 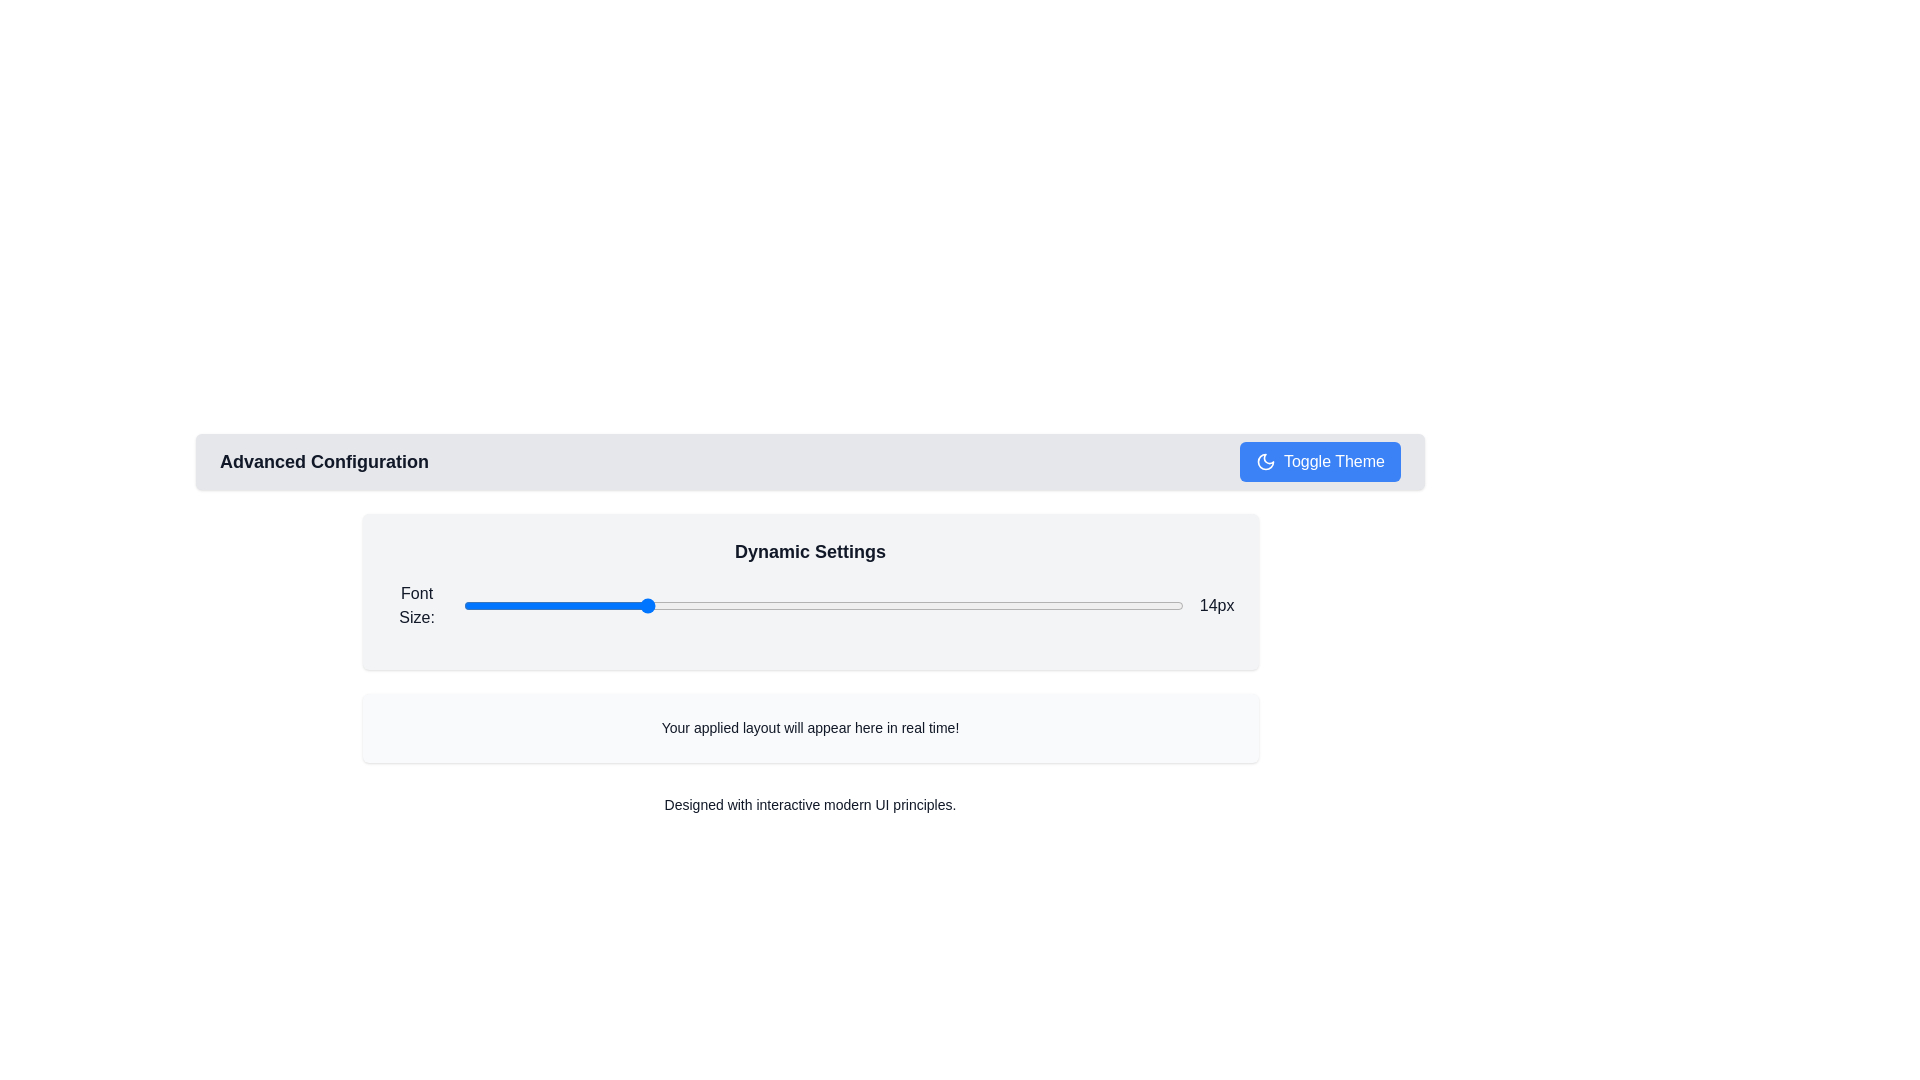 I want to click on the theme toggle icon located within the 'Toggle Theme' button in the upper-right section of the interface, so click(x=1264, y=462).